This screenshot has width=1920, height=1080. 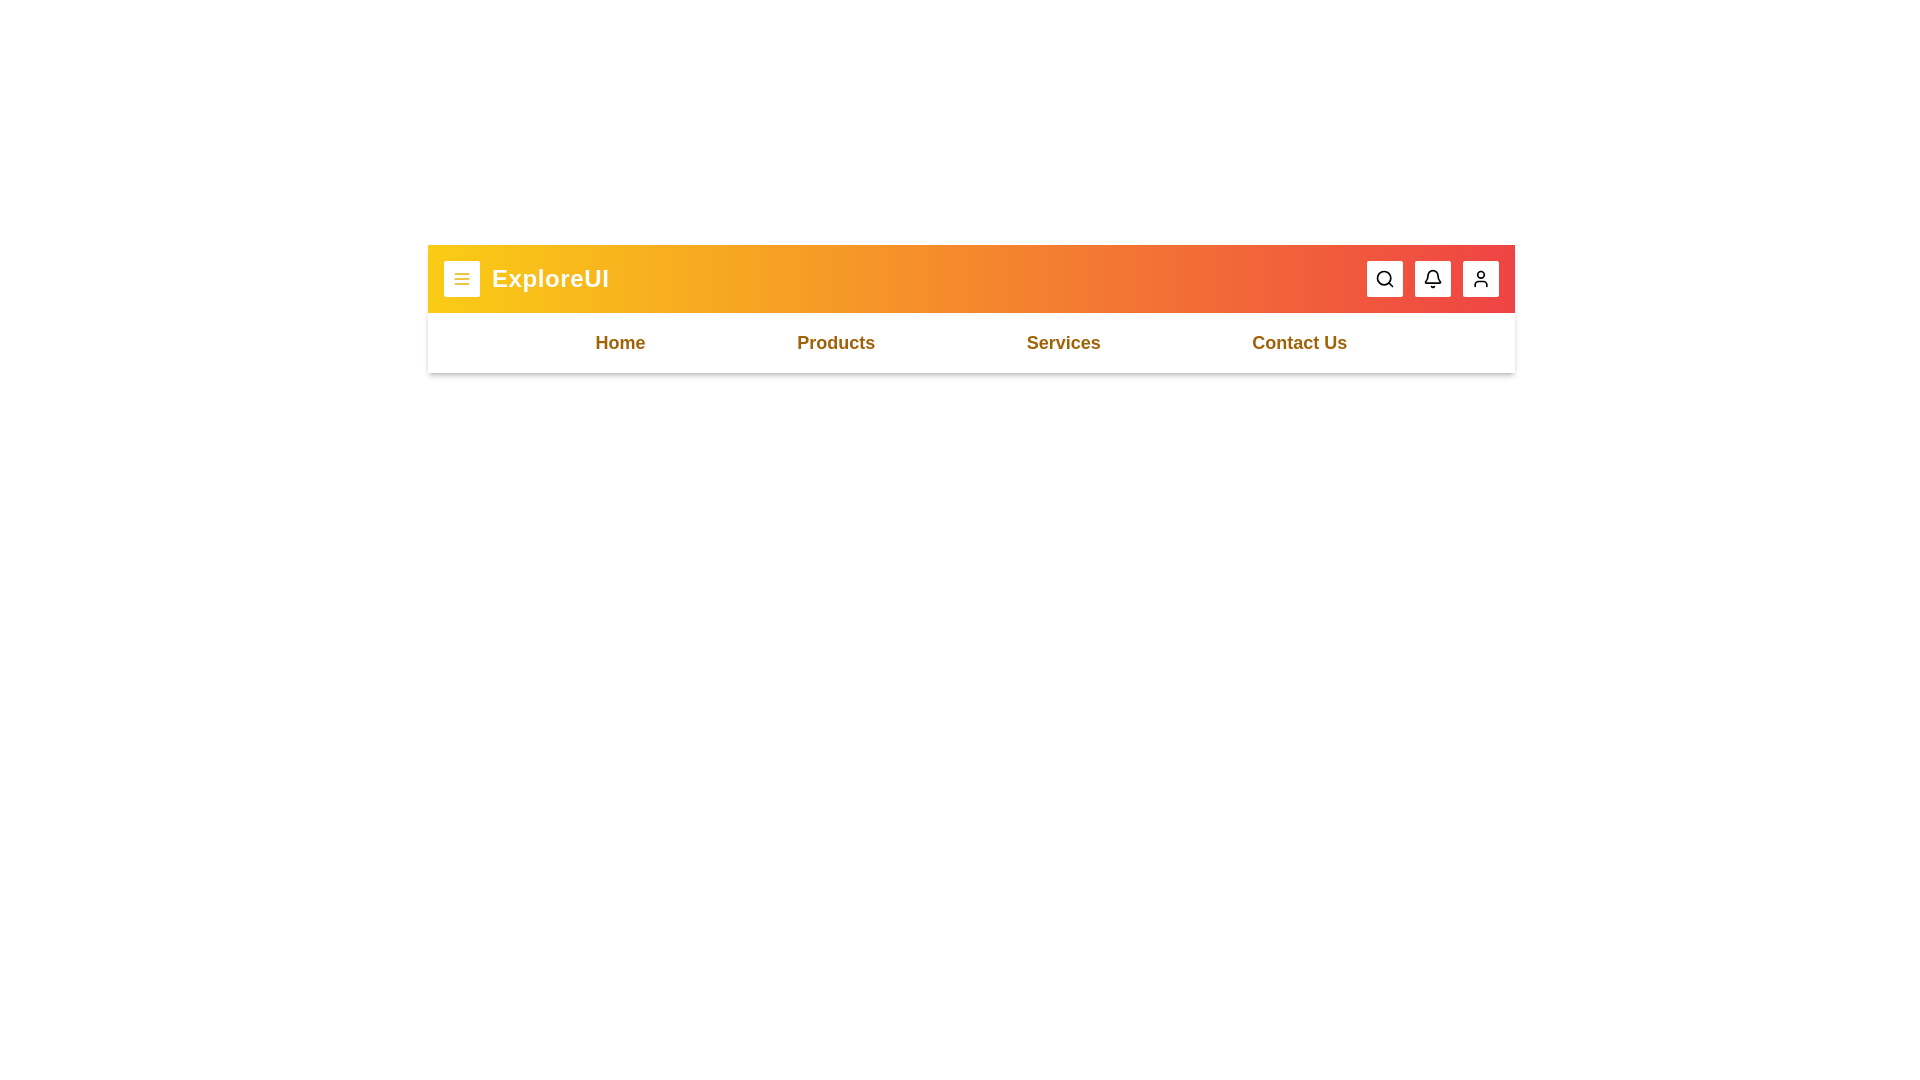 What do you see at coordinates (1062, 342) in the screenshot?
I see `the menu item Services by clicking on it` at bounding box center [1062, 342].